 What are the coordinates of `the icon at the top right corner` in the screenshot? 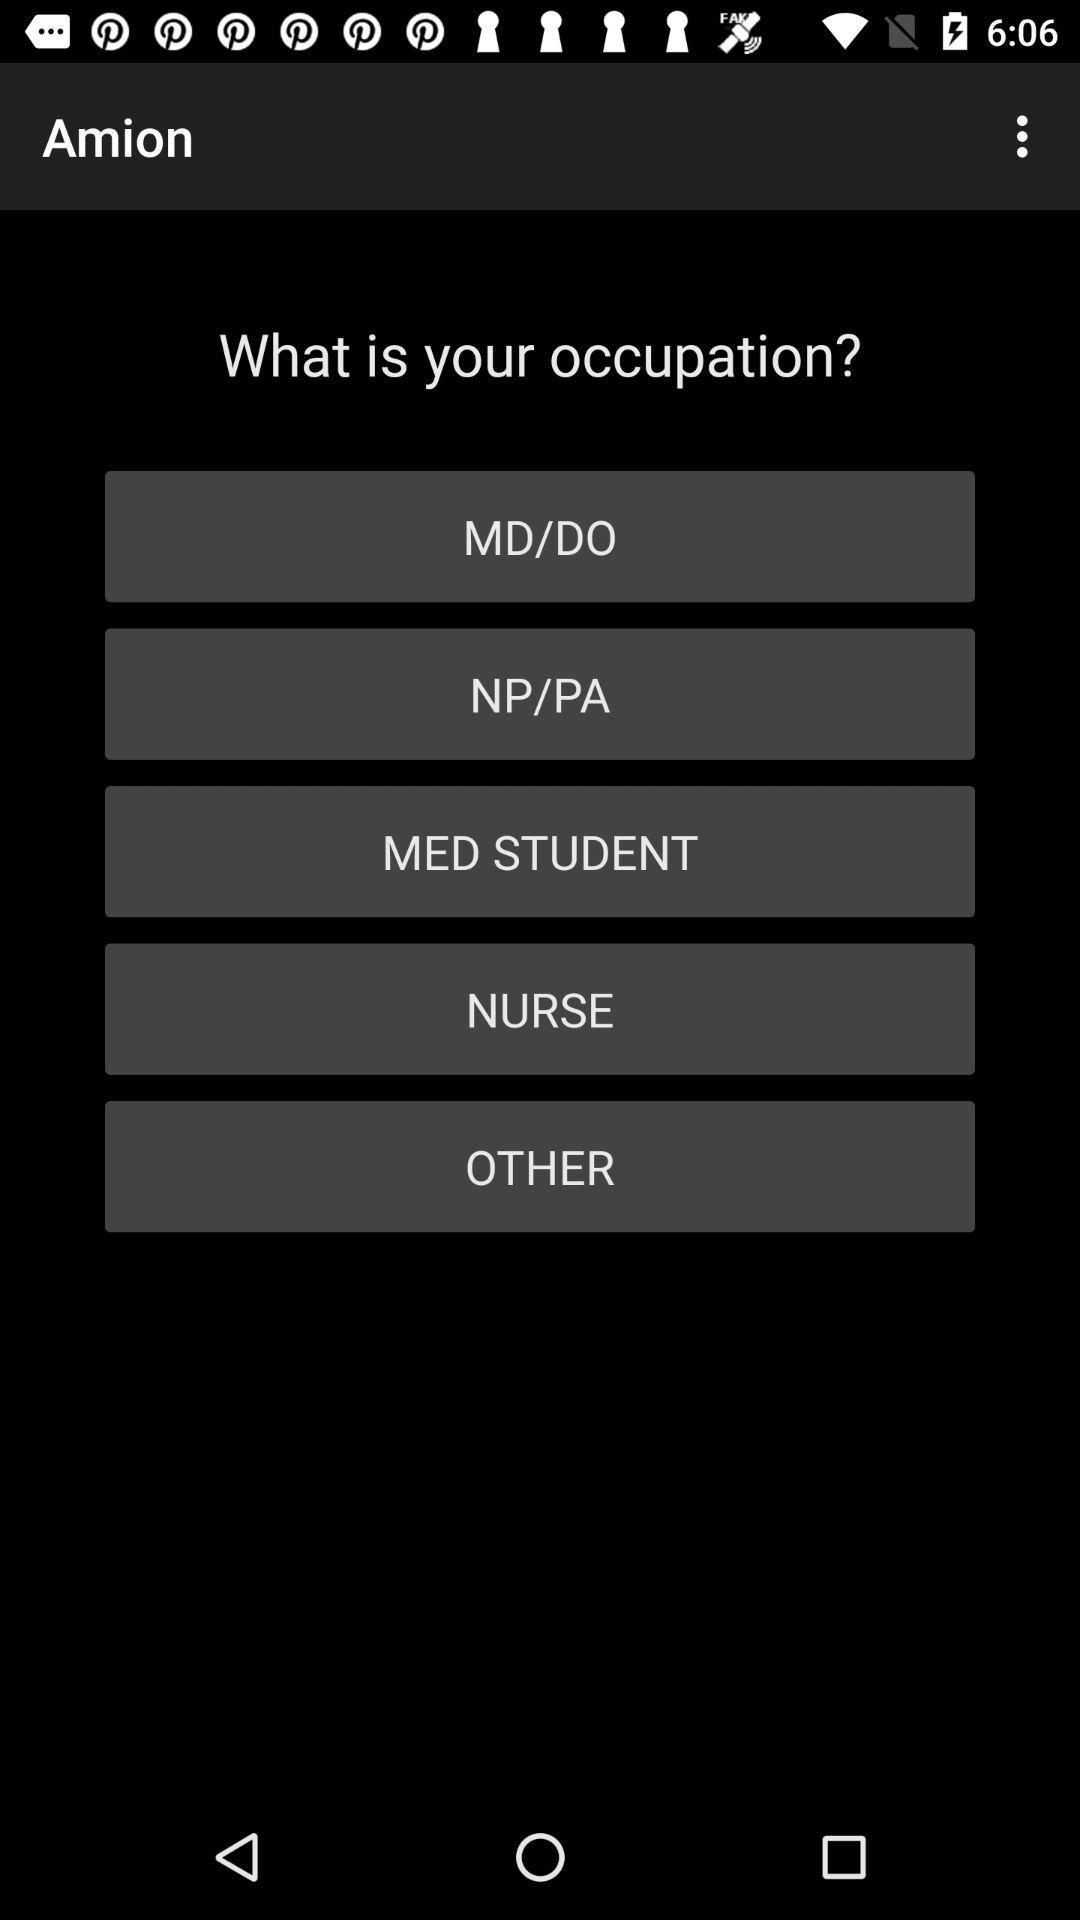 It's located at (1027, 135).